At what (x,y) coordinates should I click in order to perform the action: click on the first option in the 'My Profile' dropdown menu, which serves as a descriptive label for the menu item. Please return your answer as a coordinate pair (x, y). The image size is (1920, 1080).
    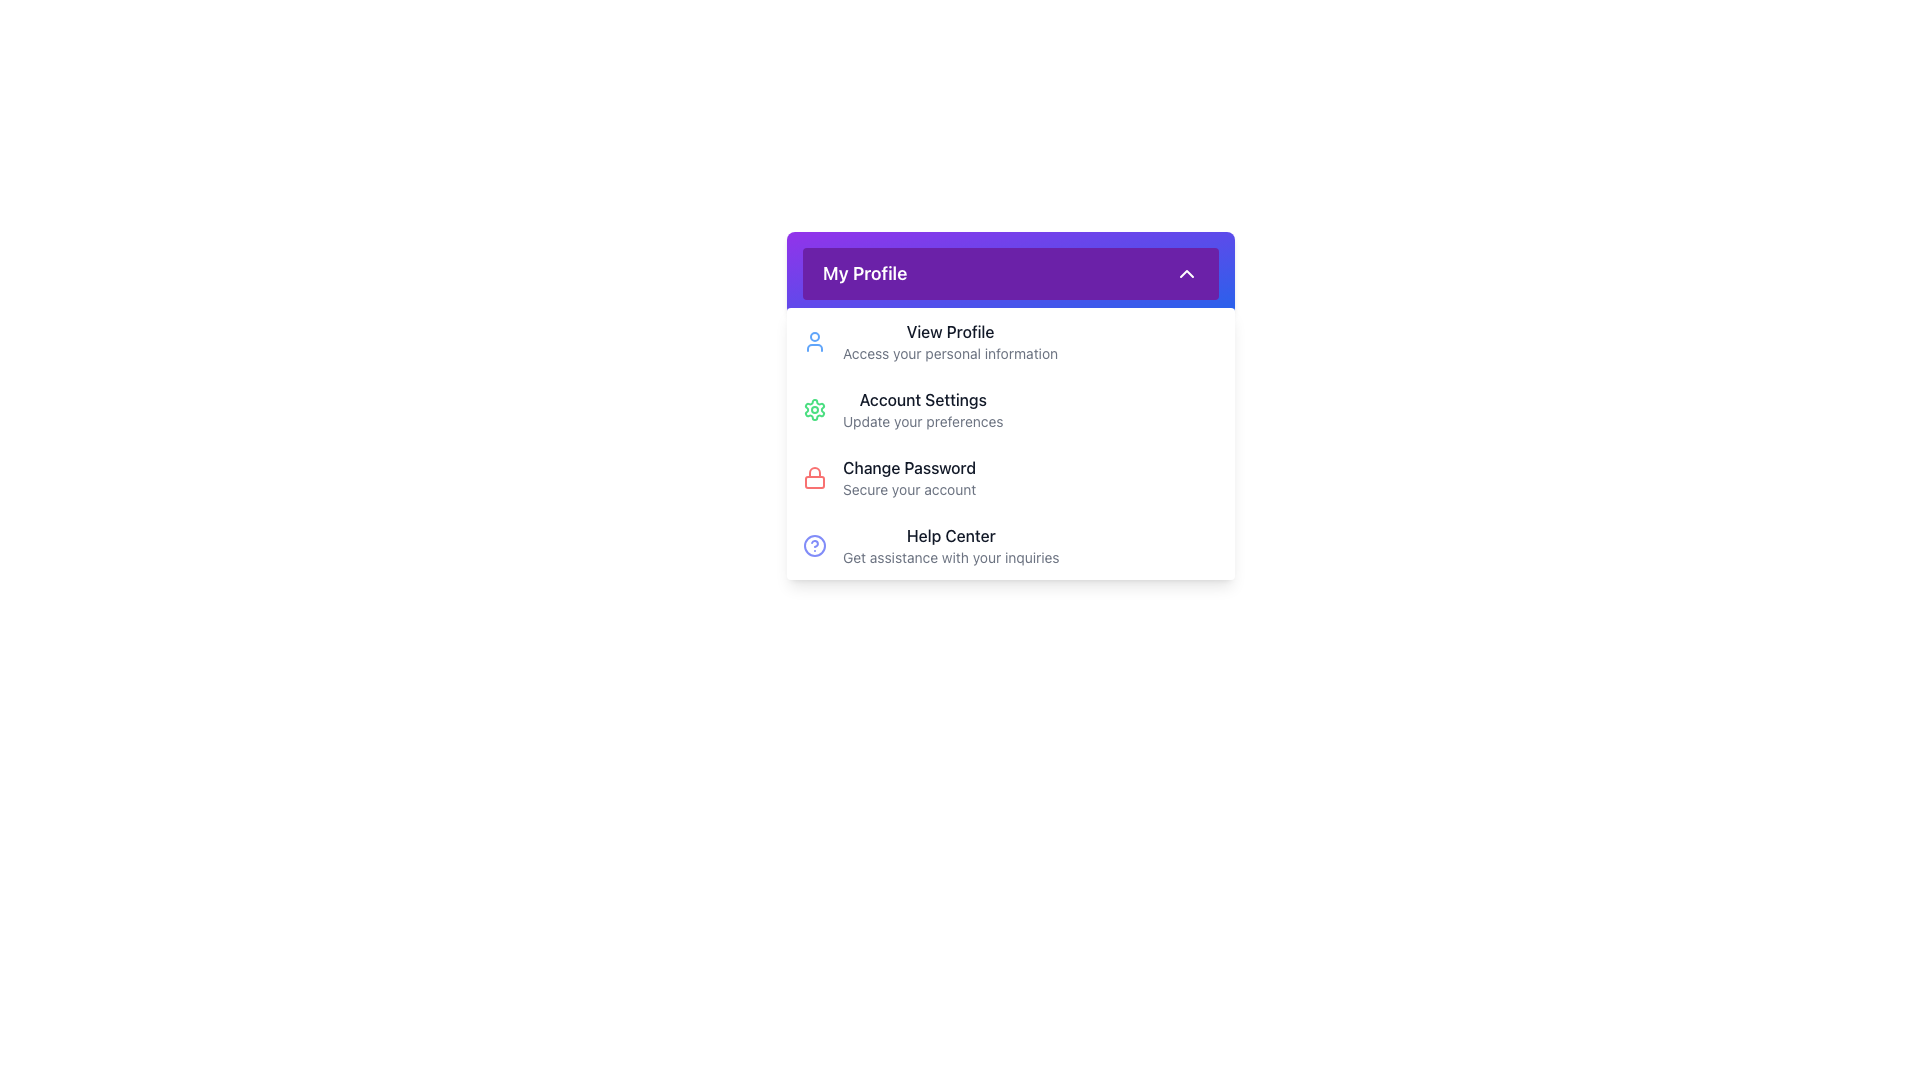
    Looking at the image, I should click on (949, 330).